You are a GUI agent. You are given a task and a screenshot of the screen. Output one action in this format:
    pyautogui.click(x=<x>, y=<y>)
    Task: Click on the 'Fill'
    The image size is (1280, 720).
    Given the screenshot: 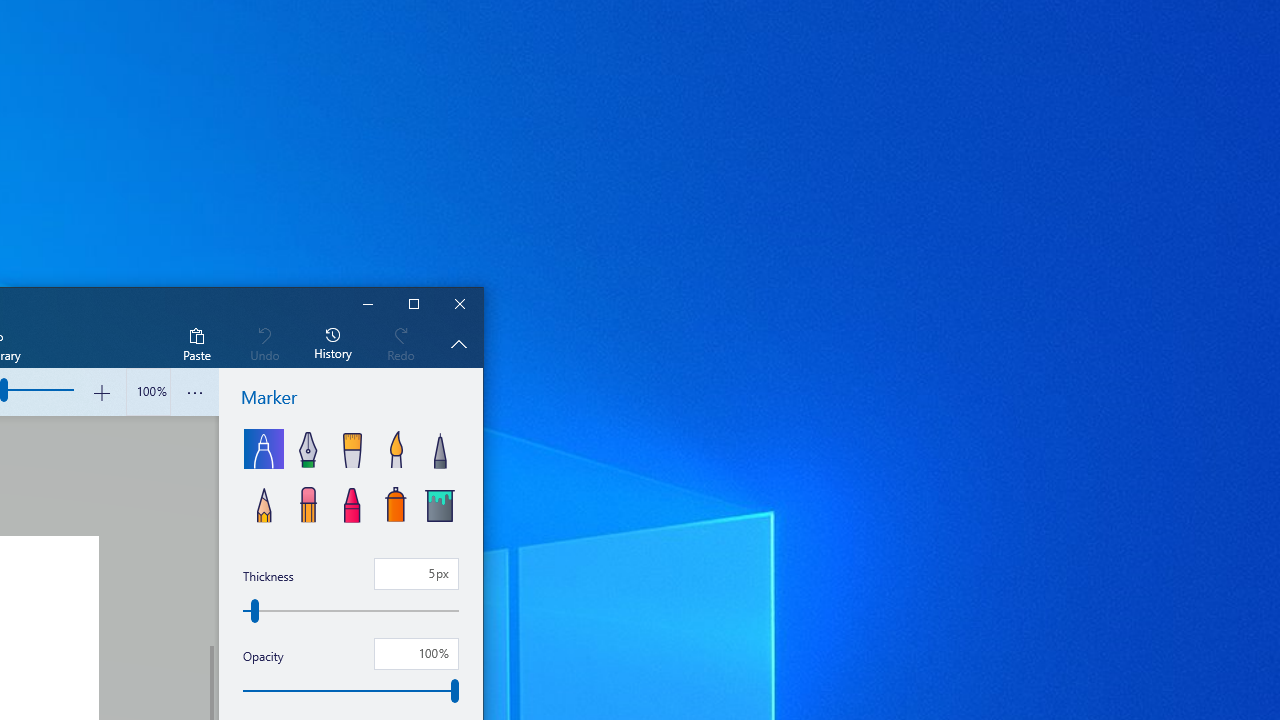 What is the action you would take?
    pyautogui.click(x=438, y=501)
    